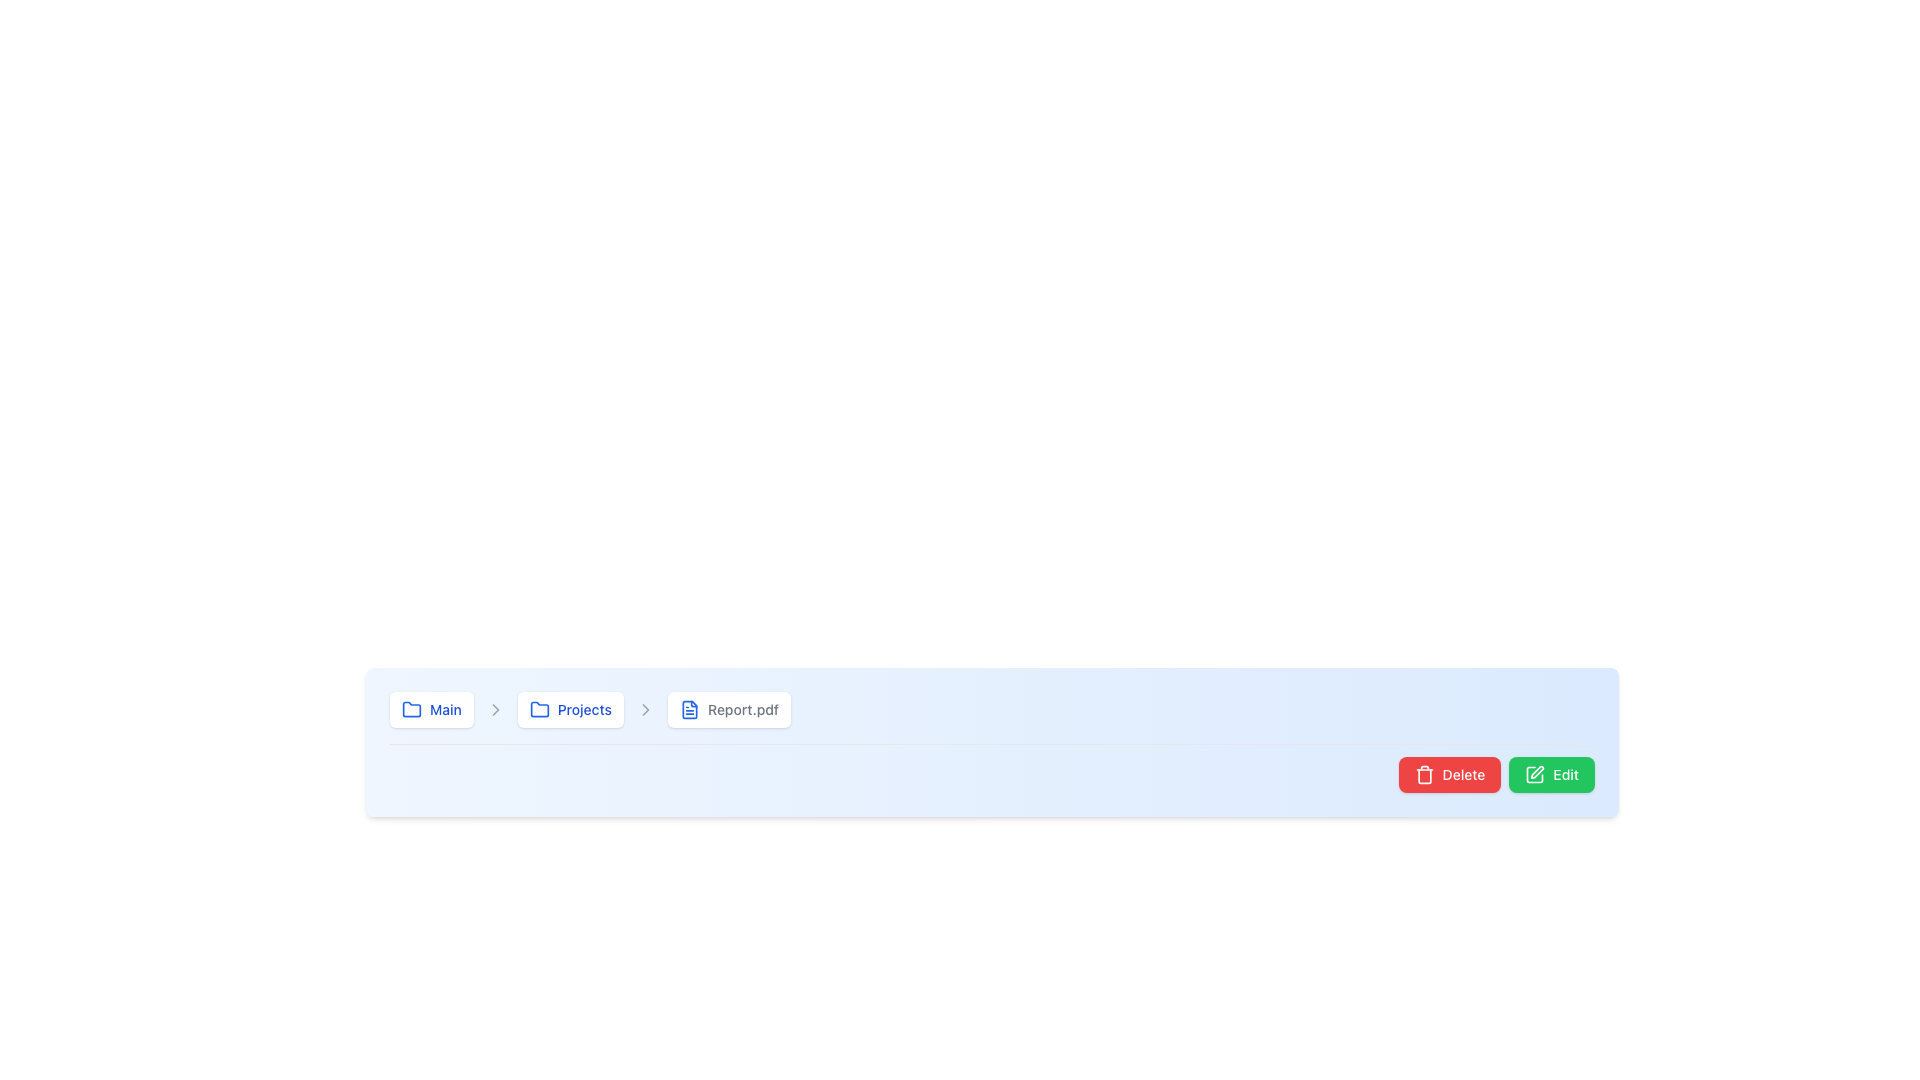  I want to click on the file item icon representing 'Report.pdf' in the breadcrumb navigation, so click(690, 708).